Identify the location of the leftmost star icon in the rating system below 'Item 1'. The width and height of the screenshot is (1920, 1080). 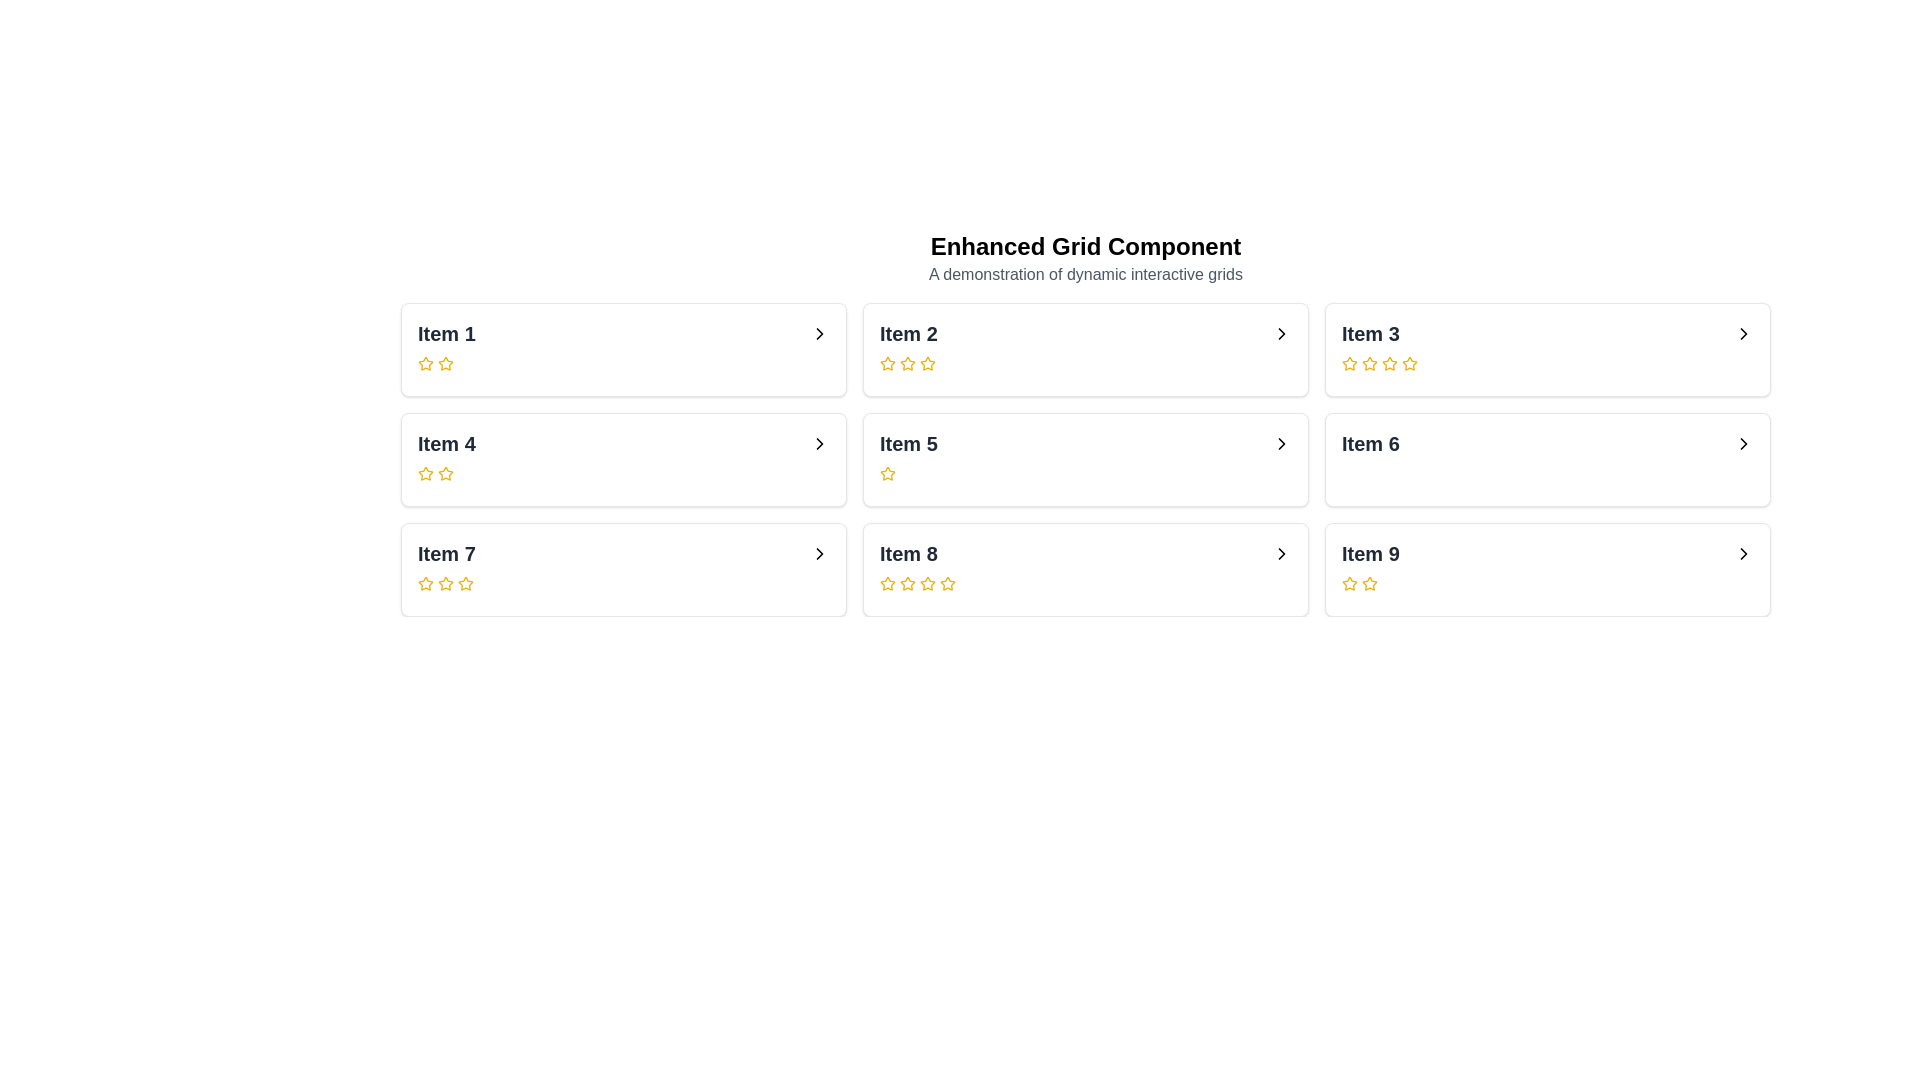
(425, 363).